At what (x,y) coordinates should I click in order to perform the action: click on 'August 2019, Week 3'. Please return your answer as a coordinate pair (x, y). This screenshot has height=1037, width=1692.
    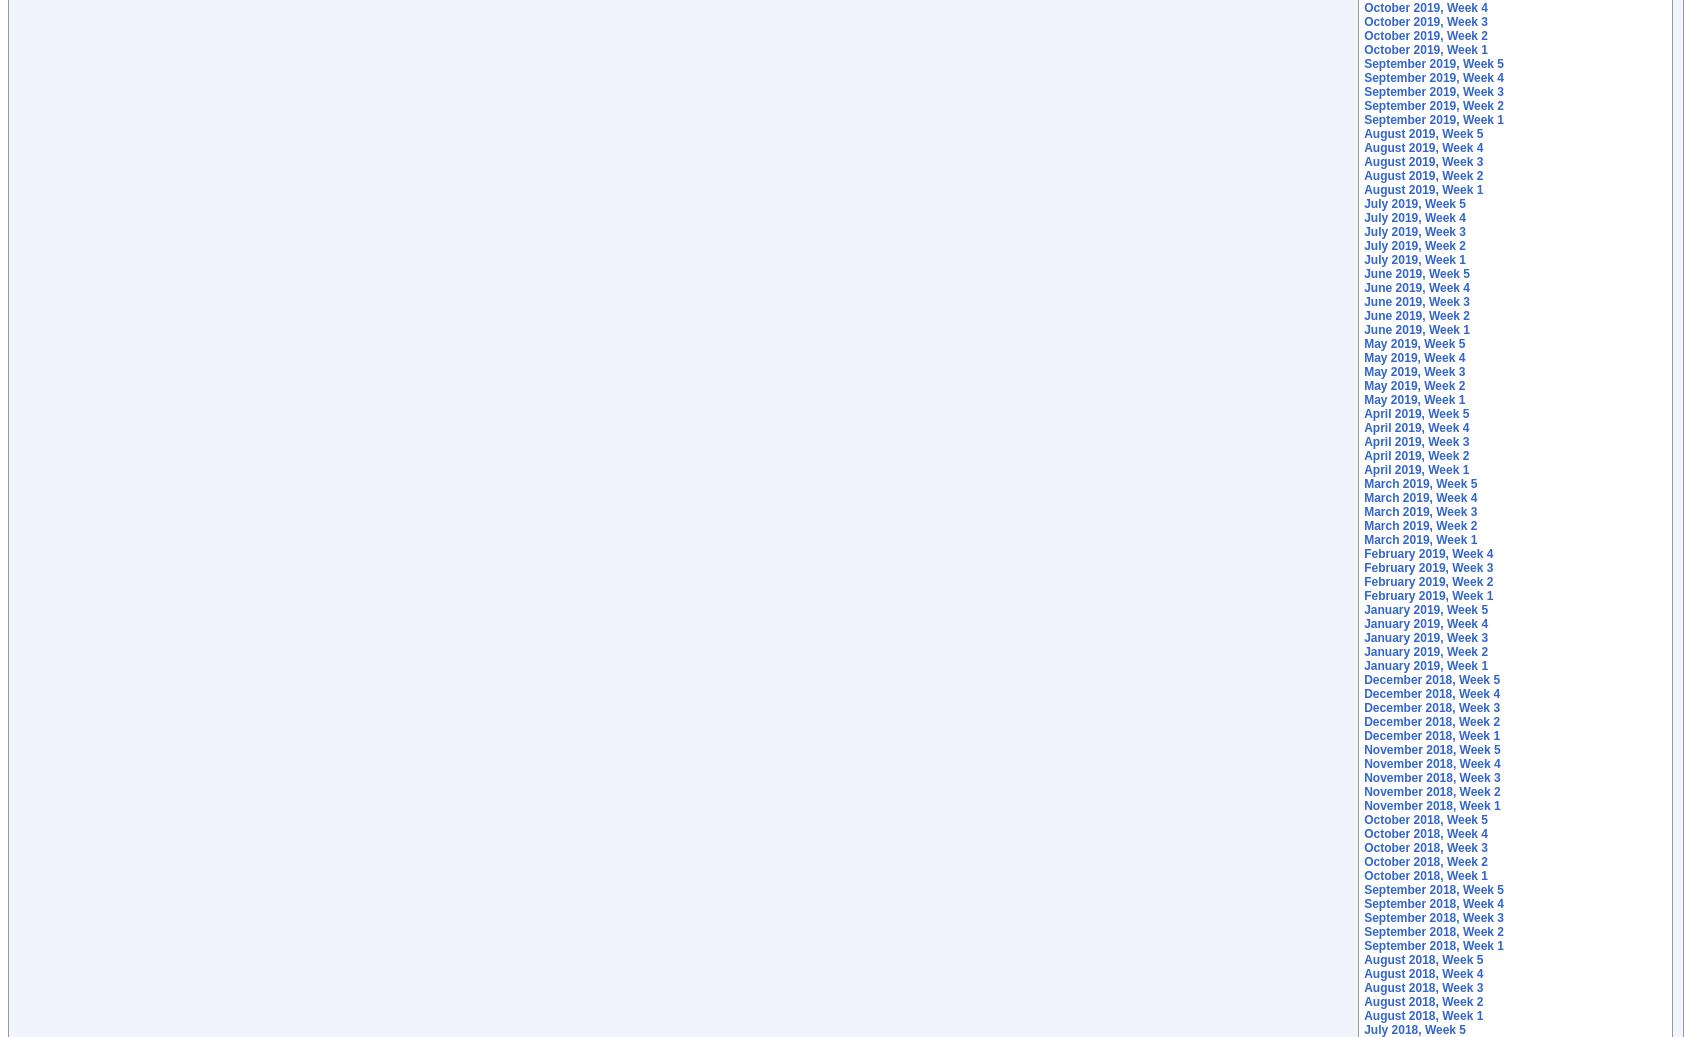
    Looking at the image, I should click on (1422, 160).